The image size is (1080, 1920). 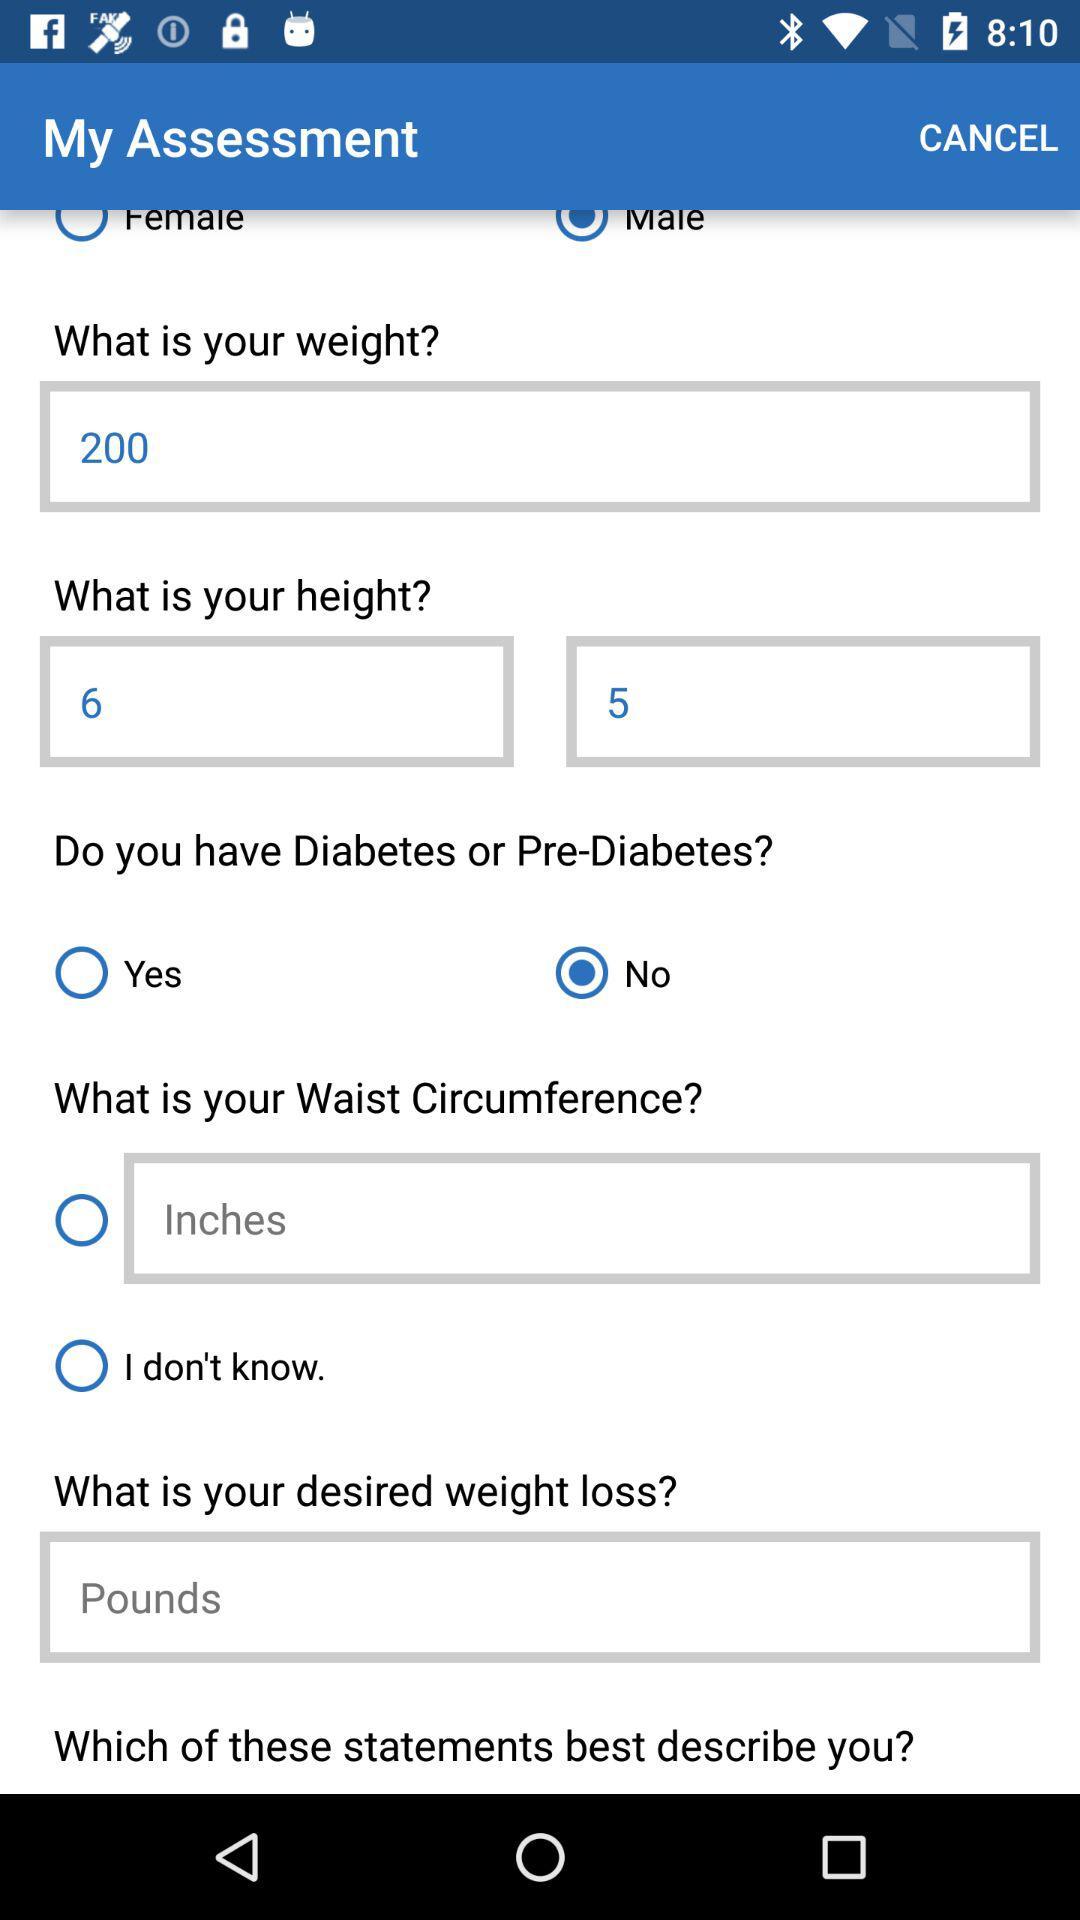 I want to click on the item above the what is your icon, so click(x=540, y=1364).